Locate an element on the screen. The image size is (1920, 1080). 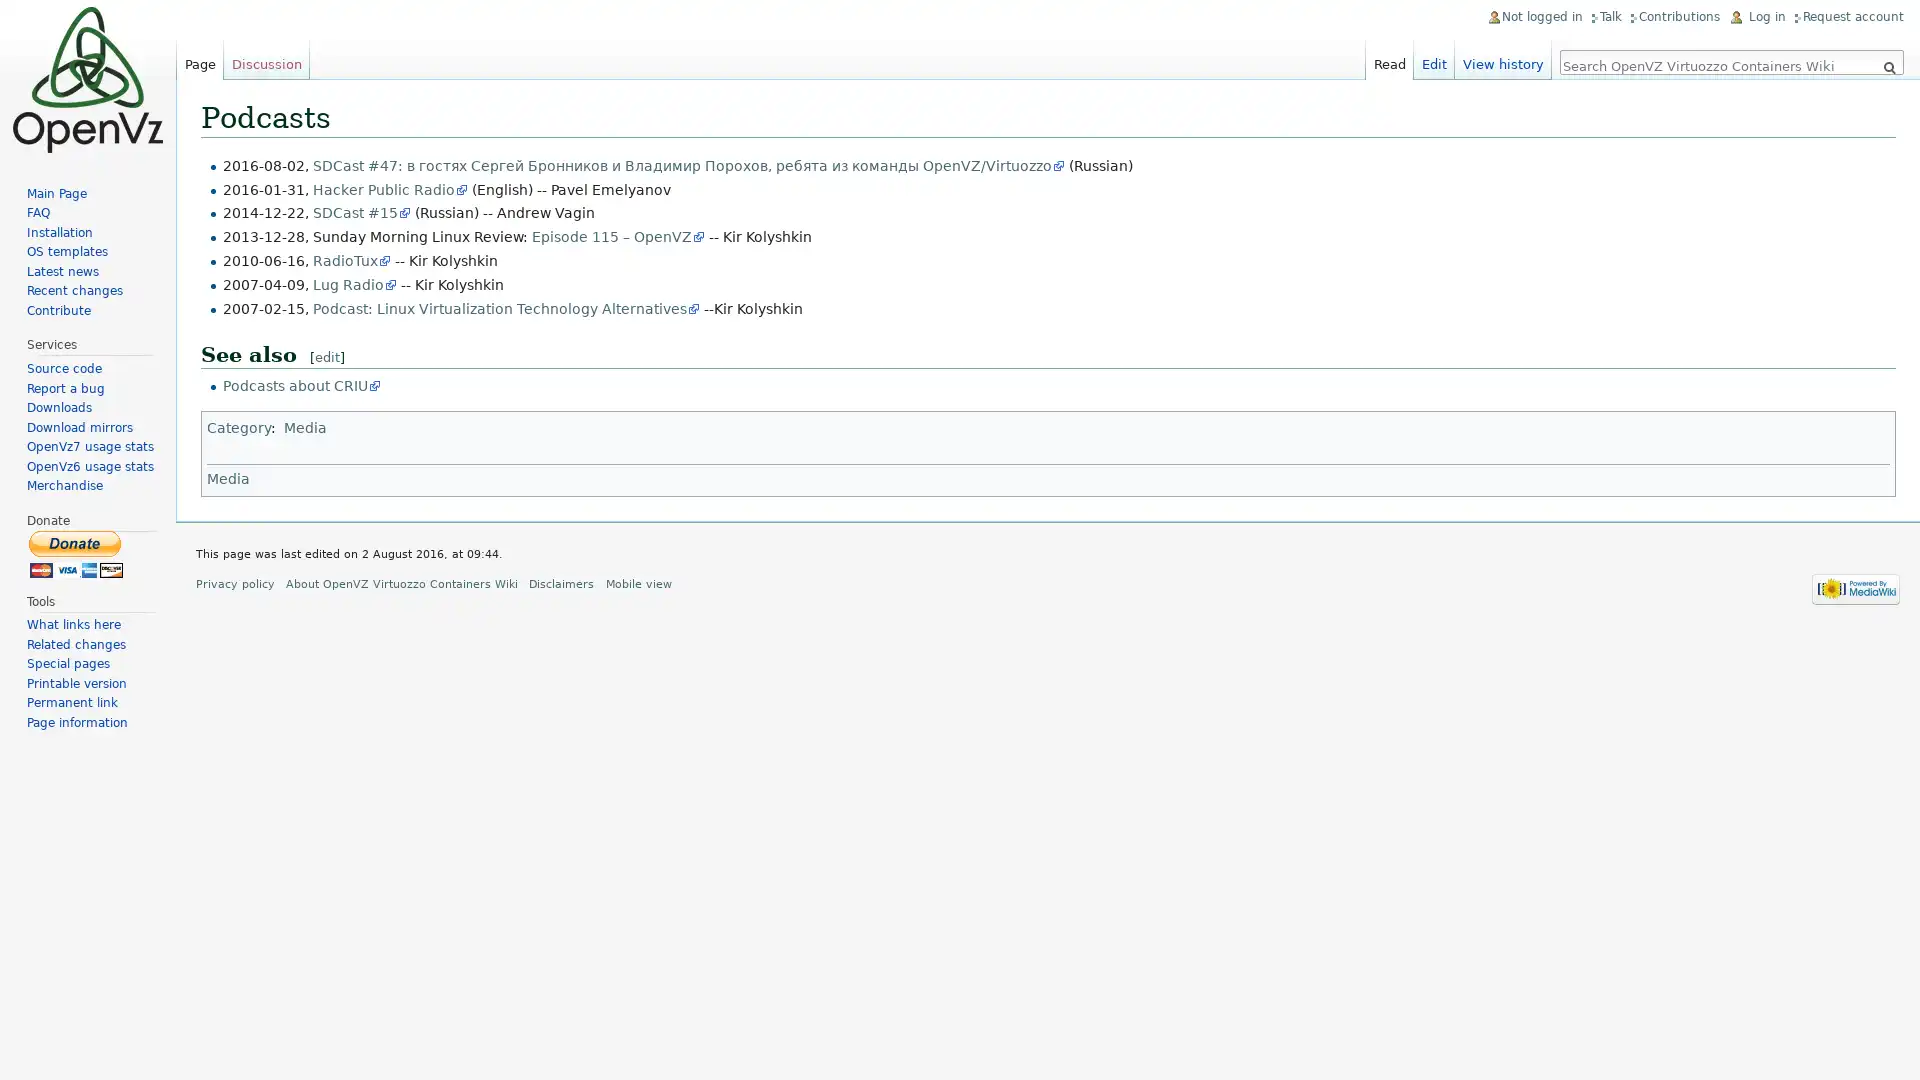
Go is located at coordinates (1888, 67).